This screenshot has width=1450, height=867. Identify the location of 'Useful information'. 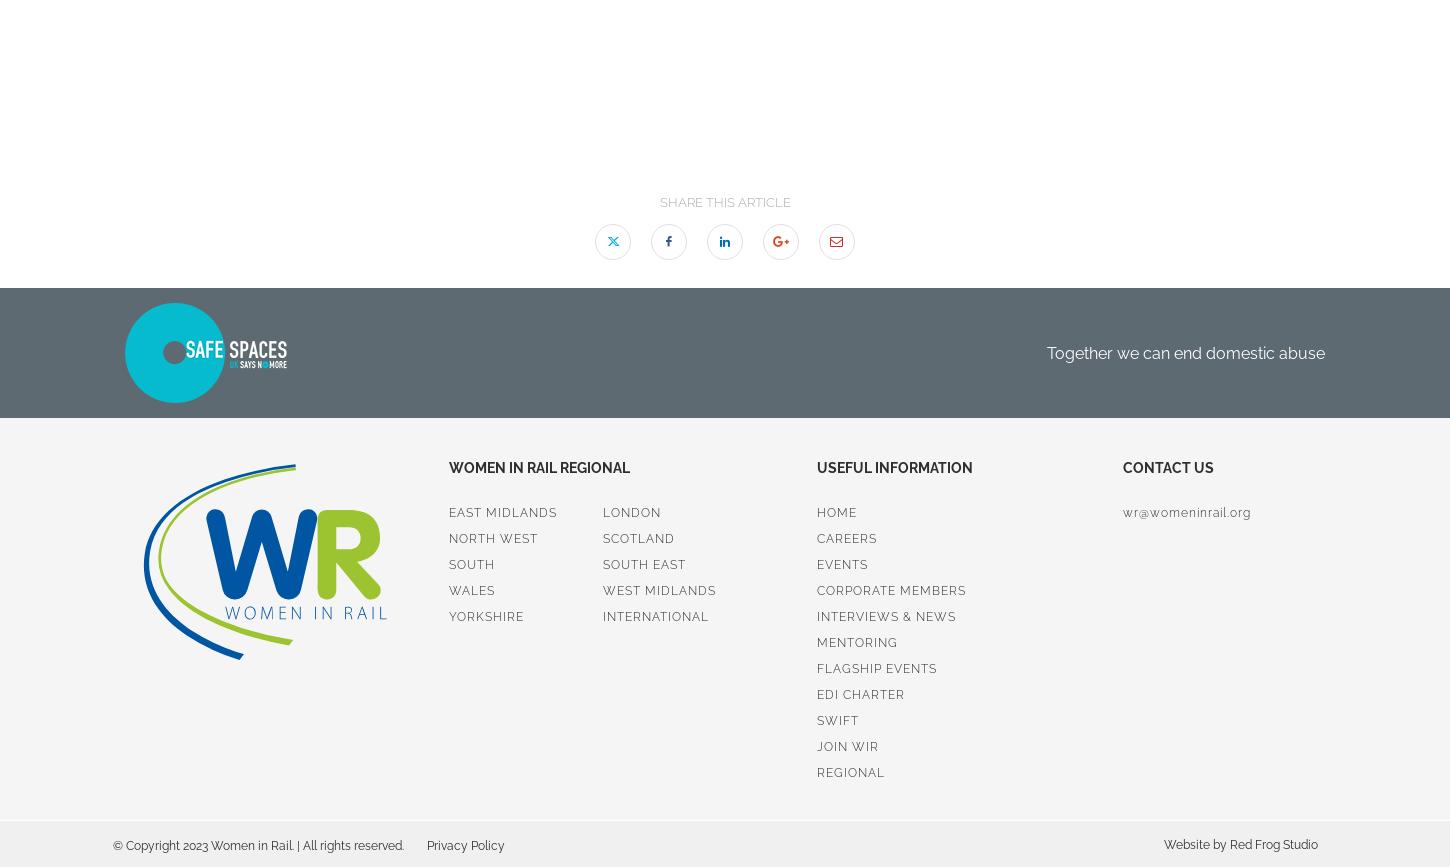
(893, 467).